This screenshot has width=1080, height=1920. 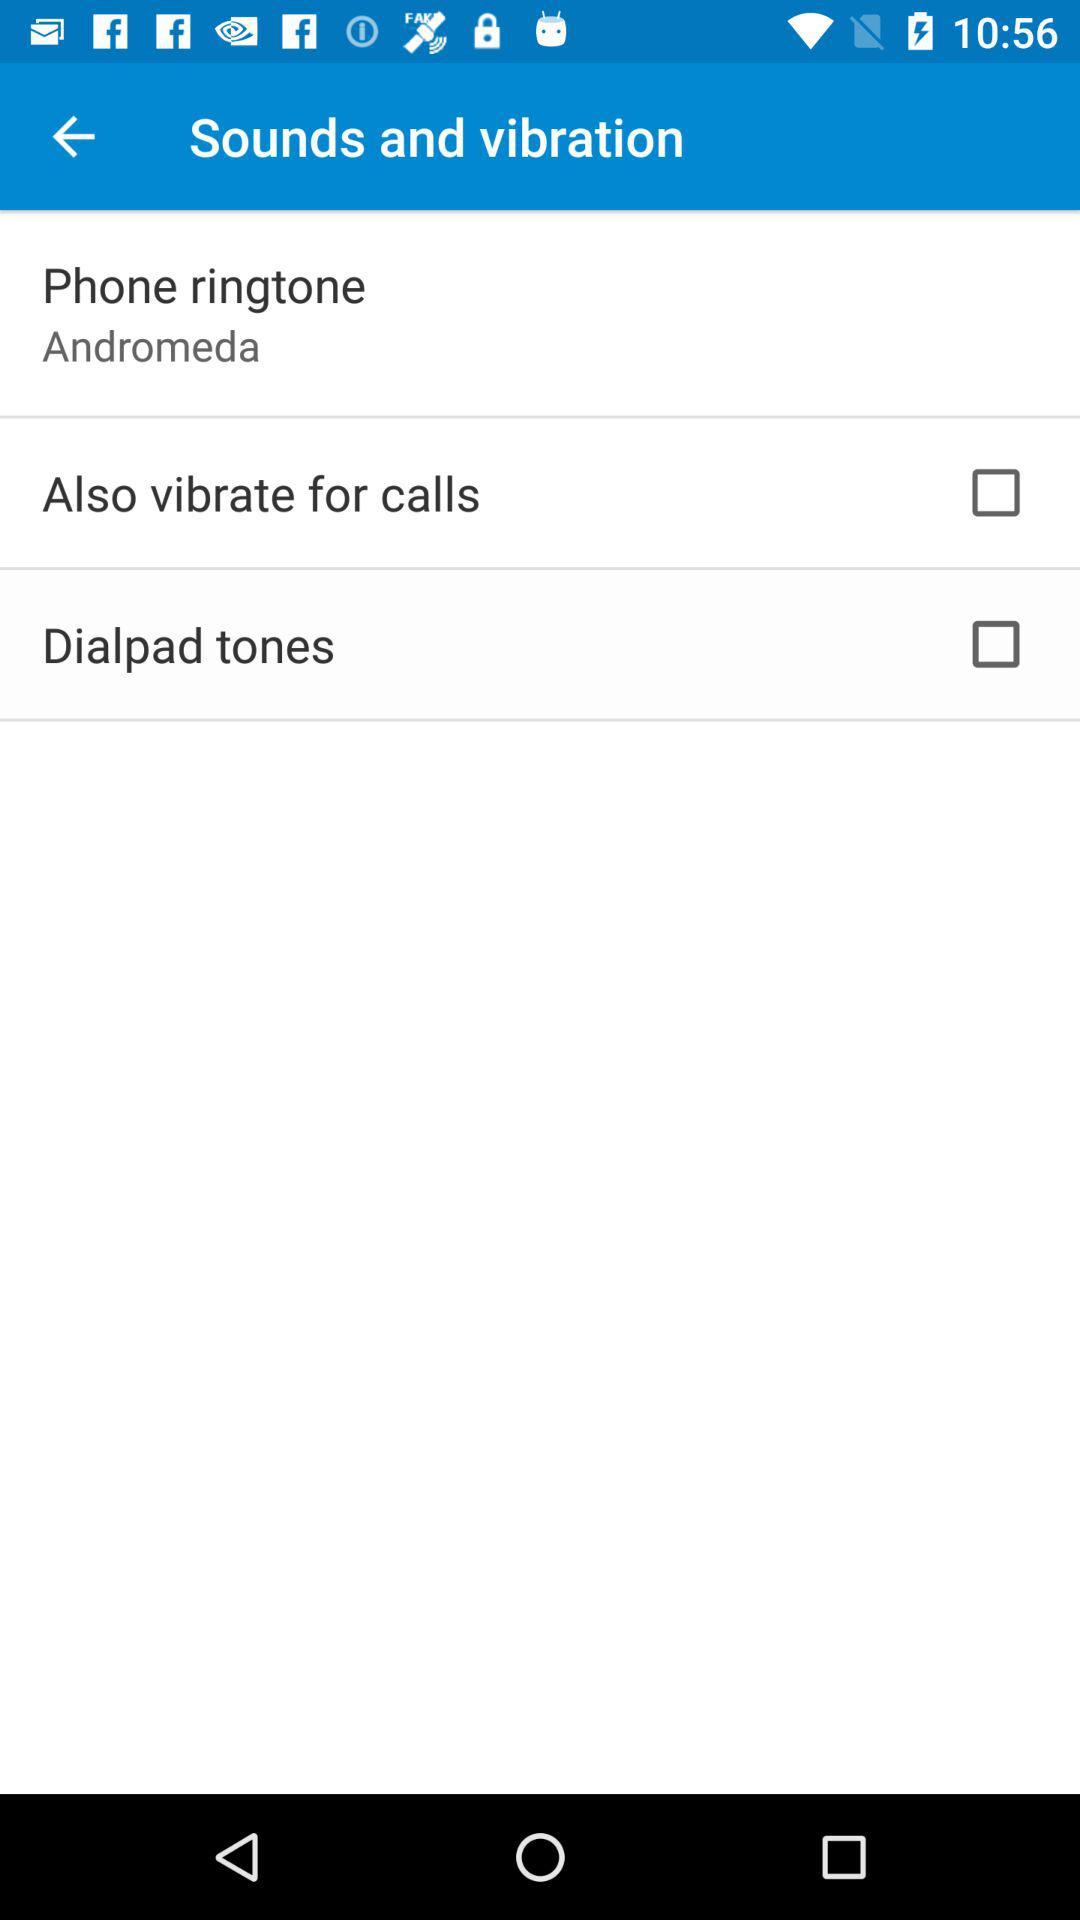 What do you see at coordinates (204, 283) in the screenshot?
I see `item above andromeda item` at bounding box center [204, 283].